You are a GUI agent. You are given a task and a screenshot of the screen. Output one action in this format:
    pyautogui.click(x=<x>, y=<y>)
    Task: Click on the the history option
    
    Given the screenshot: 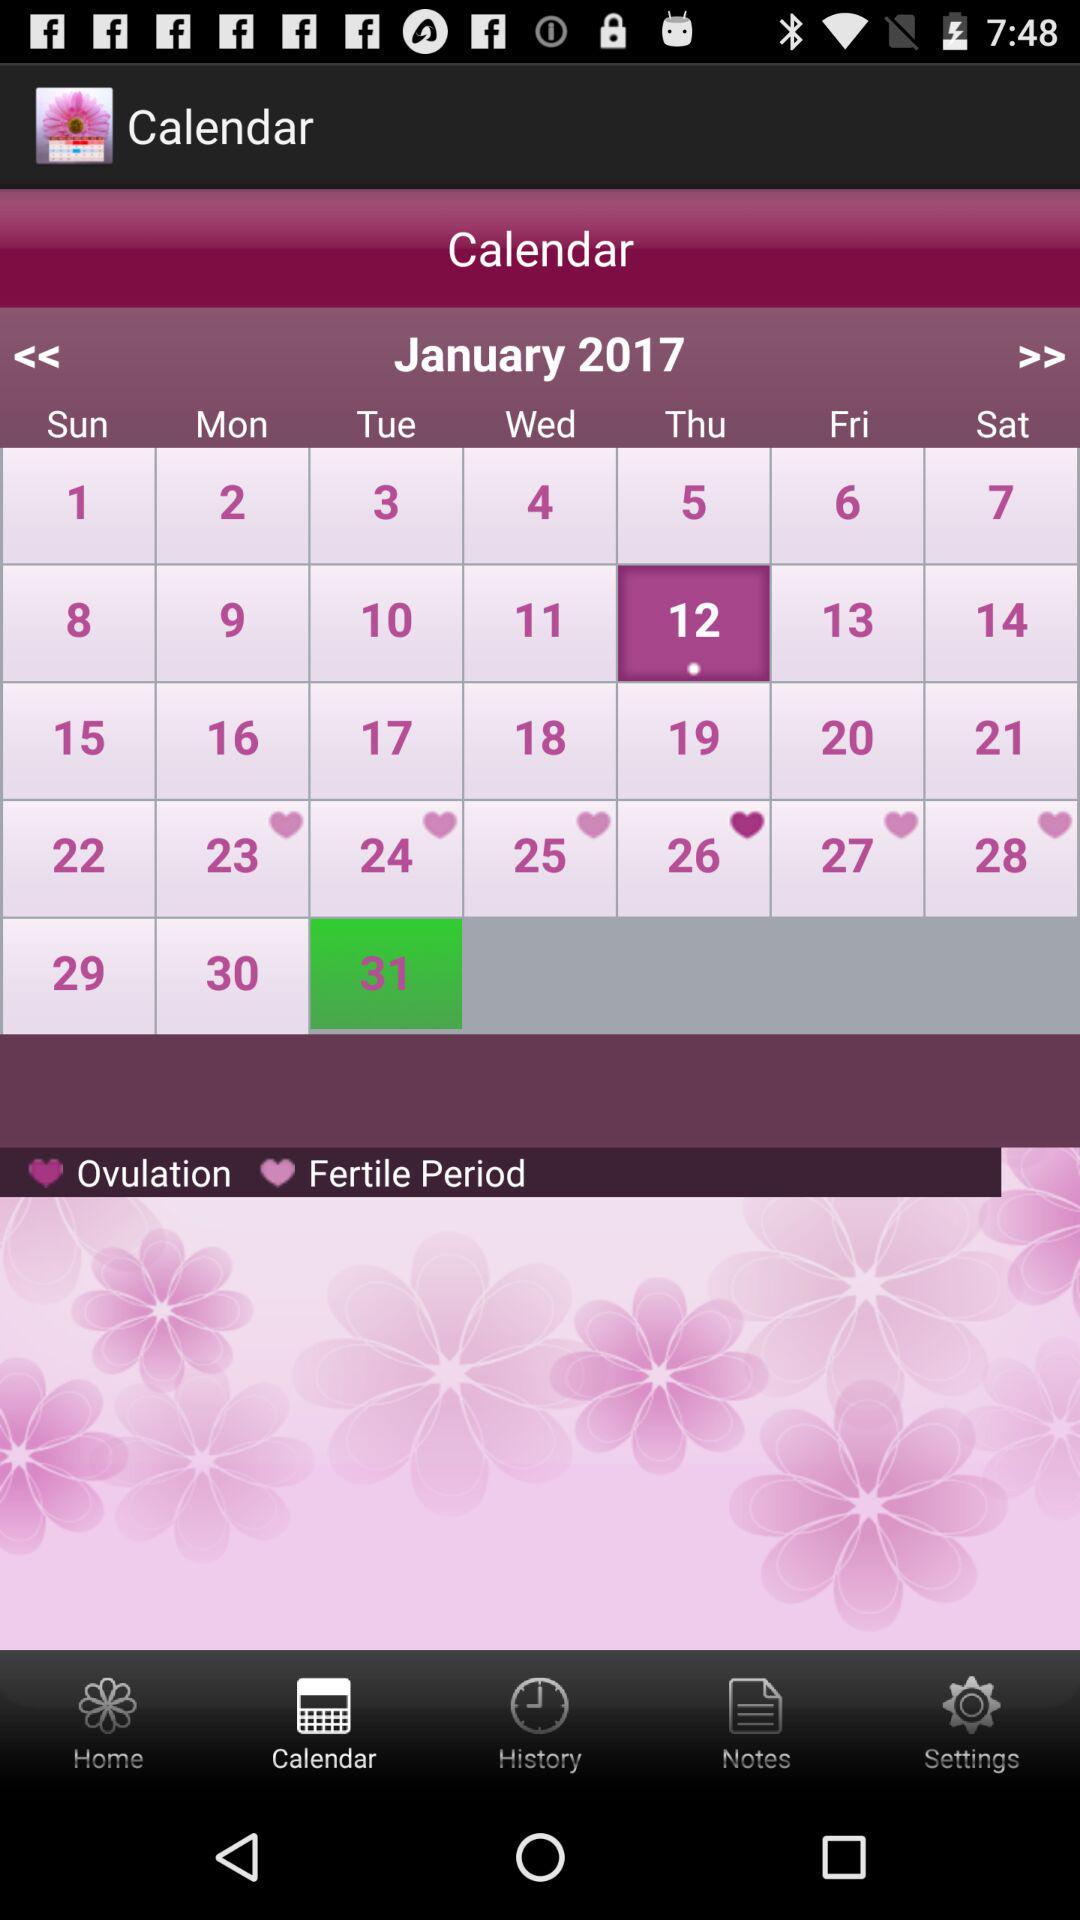 What is the action you would take?
    pyautogui.click(x=540, y=1721)
    